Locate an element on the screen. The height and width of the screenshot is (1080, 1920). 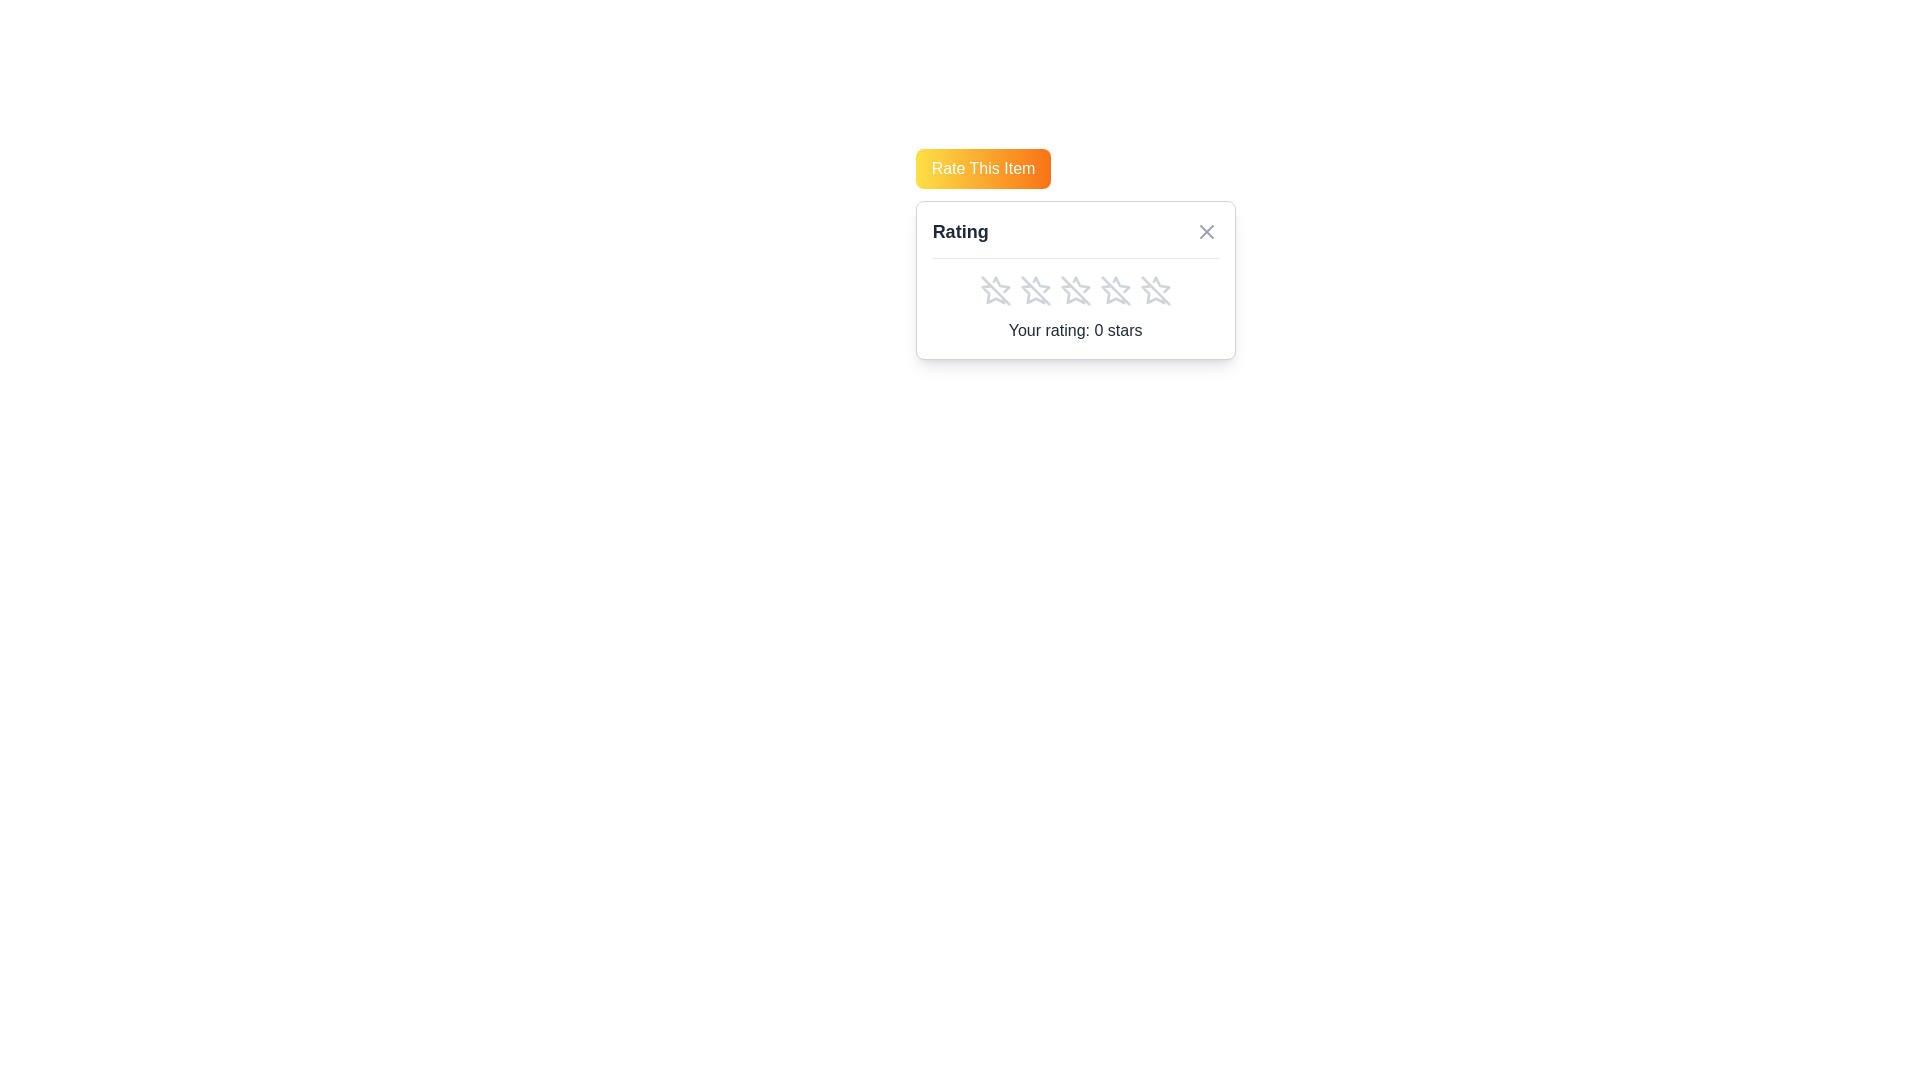
the first star icon in the 5-star rating widget is located at coordinates (995, 290).